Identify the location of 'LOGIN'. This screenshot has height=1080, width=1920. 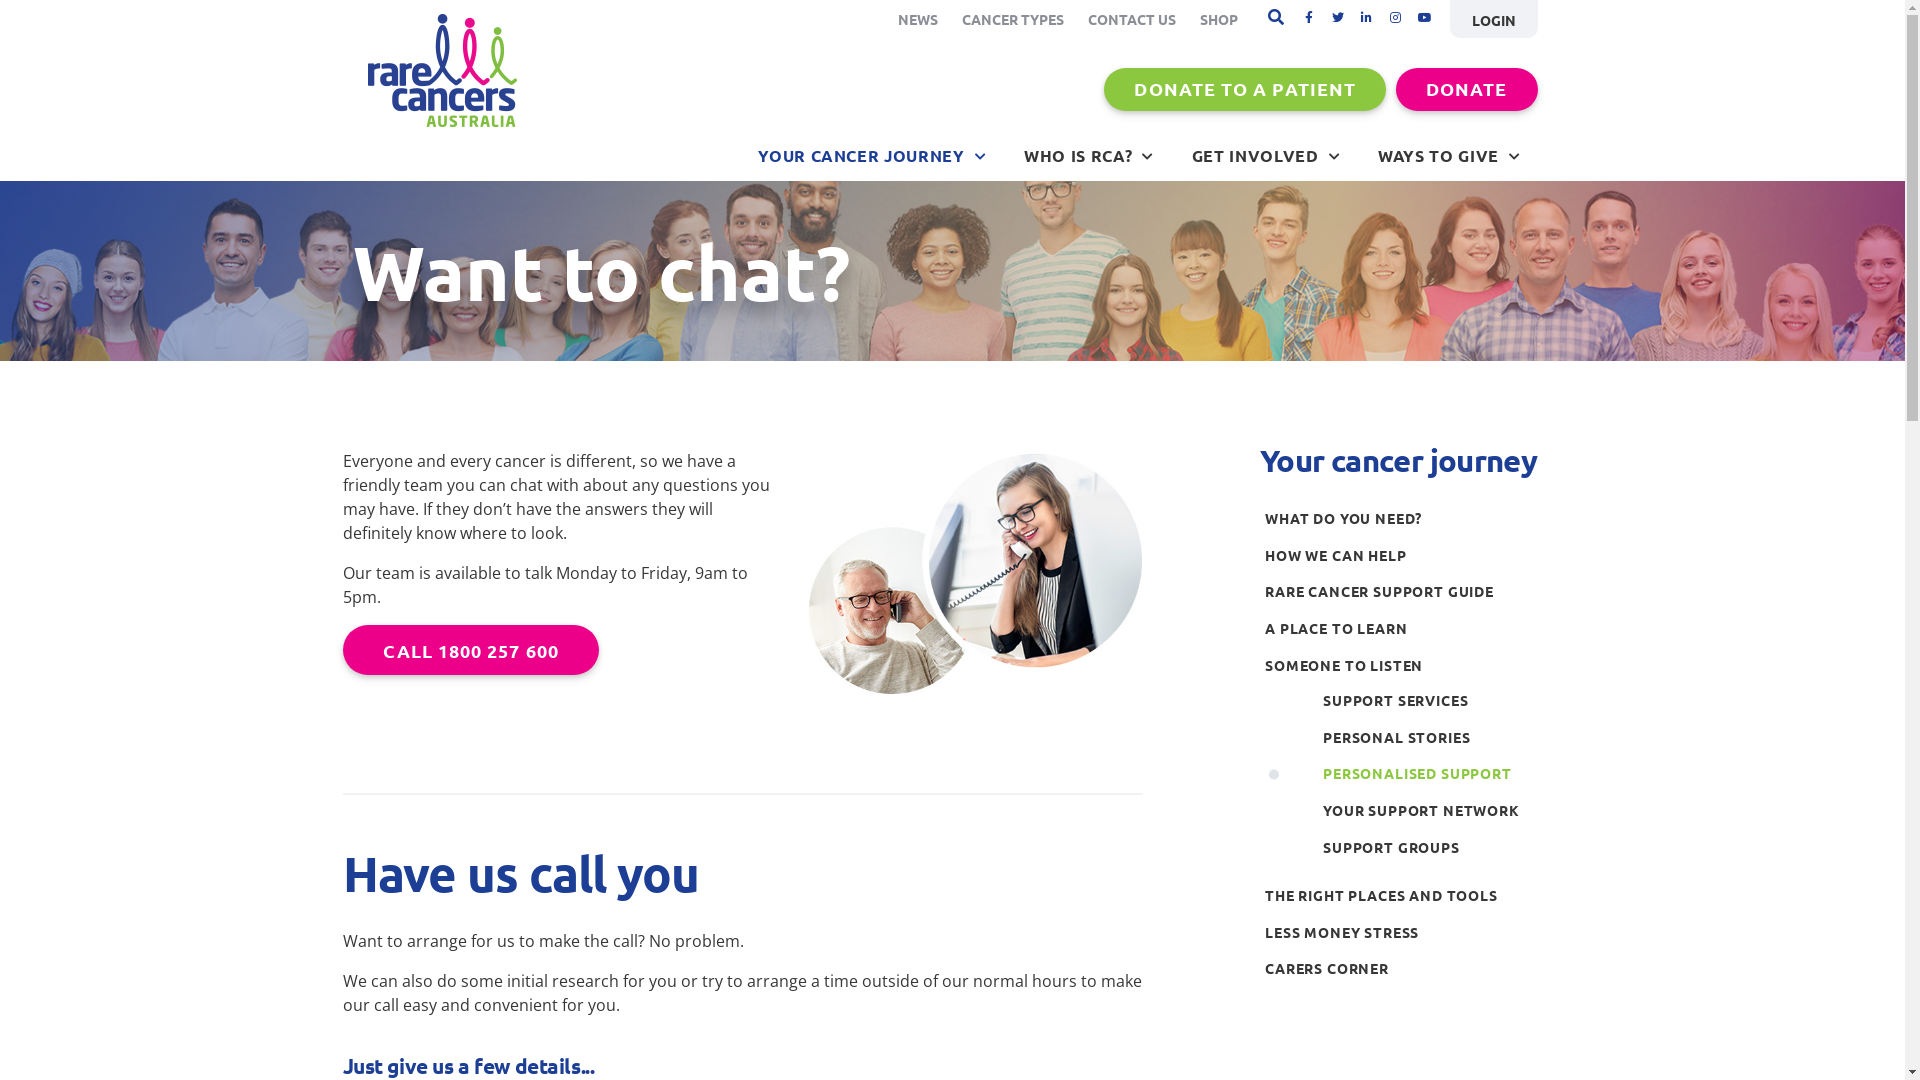
(1493, 19).